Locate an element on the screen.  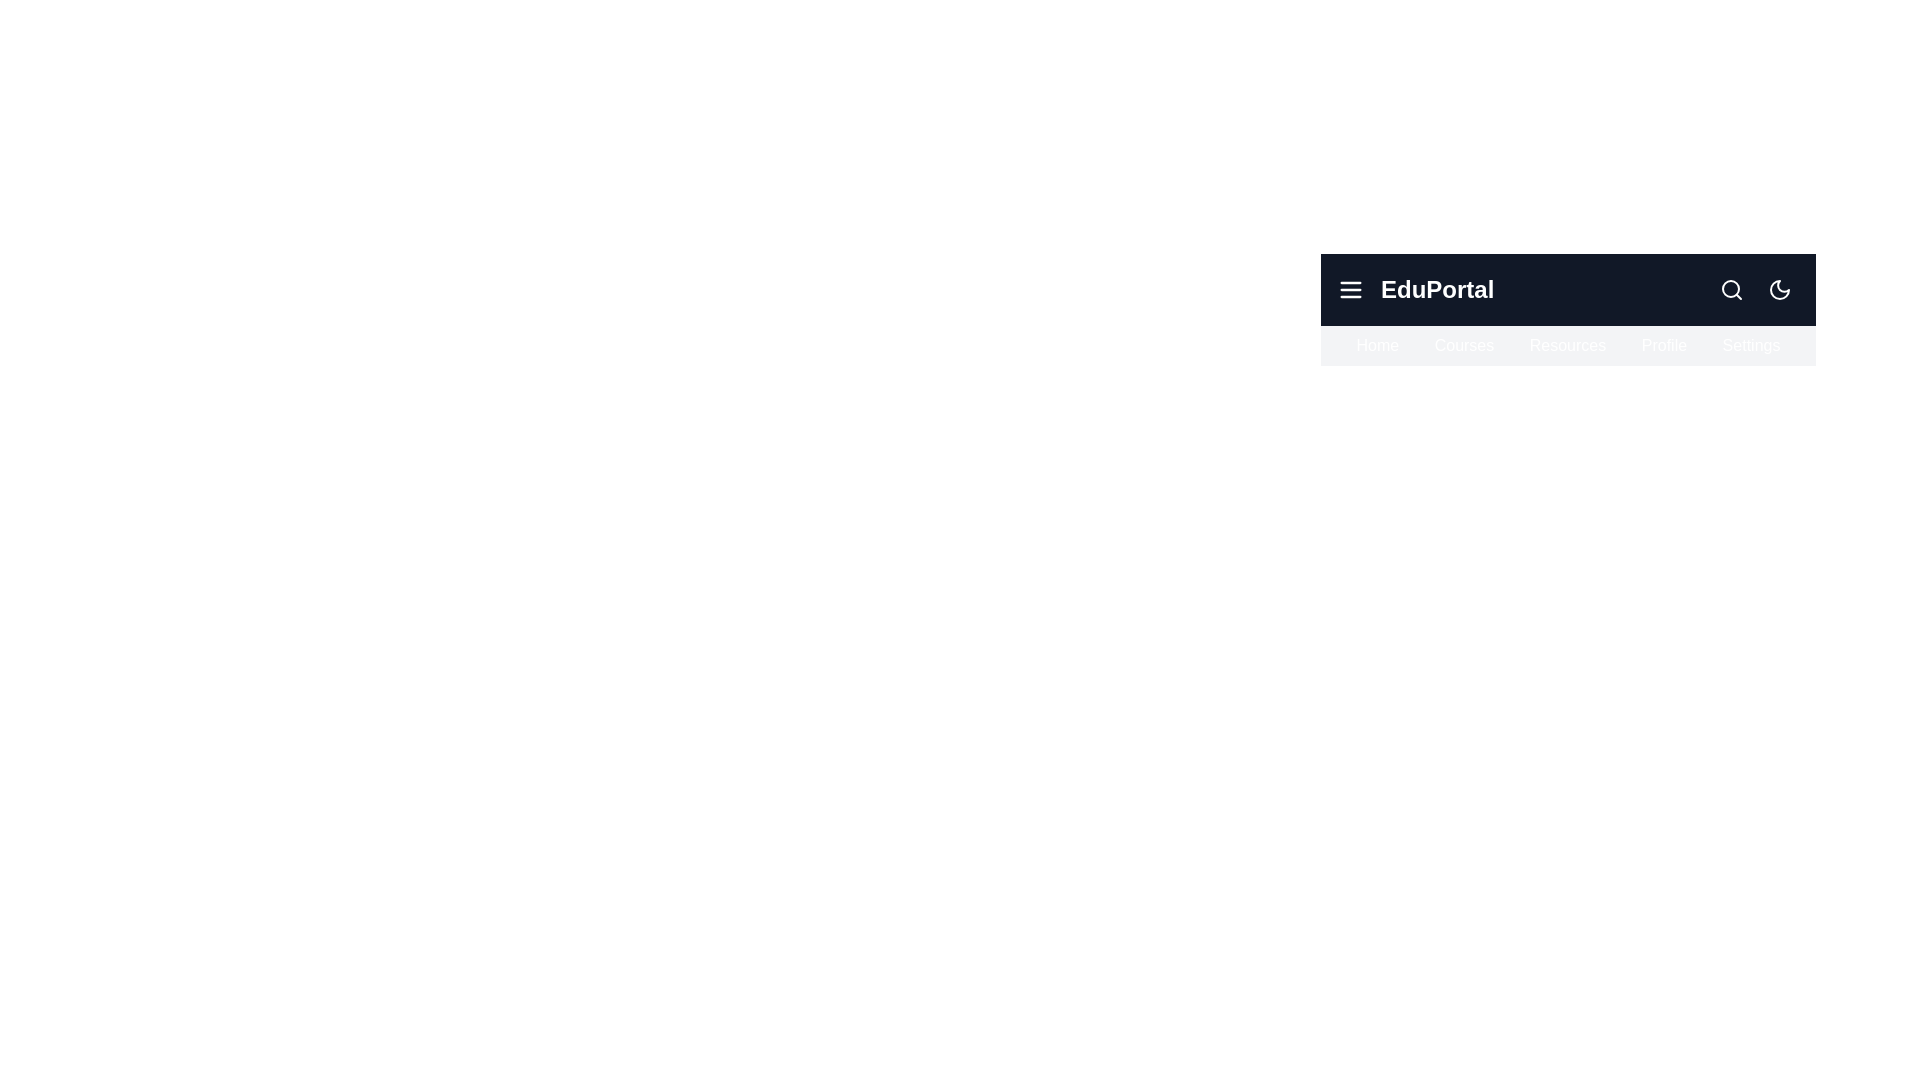
the navigation item Resources from the navigation bar is located at coordinates (1567, 345).